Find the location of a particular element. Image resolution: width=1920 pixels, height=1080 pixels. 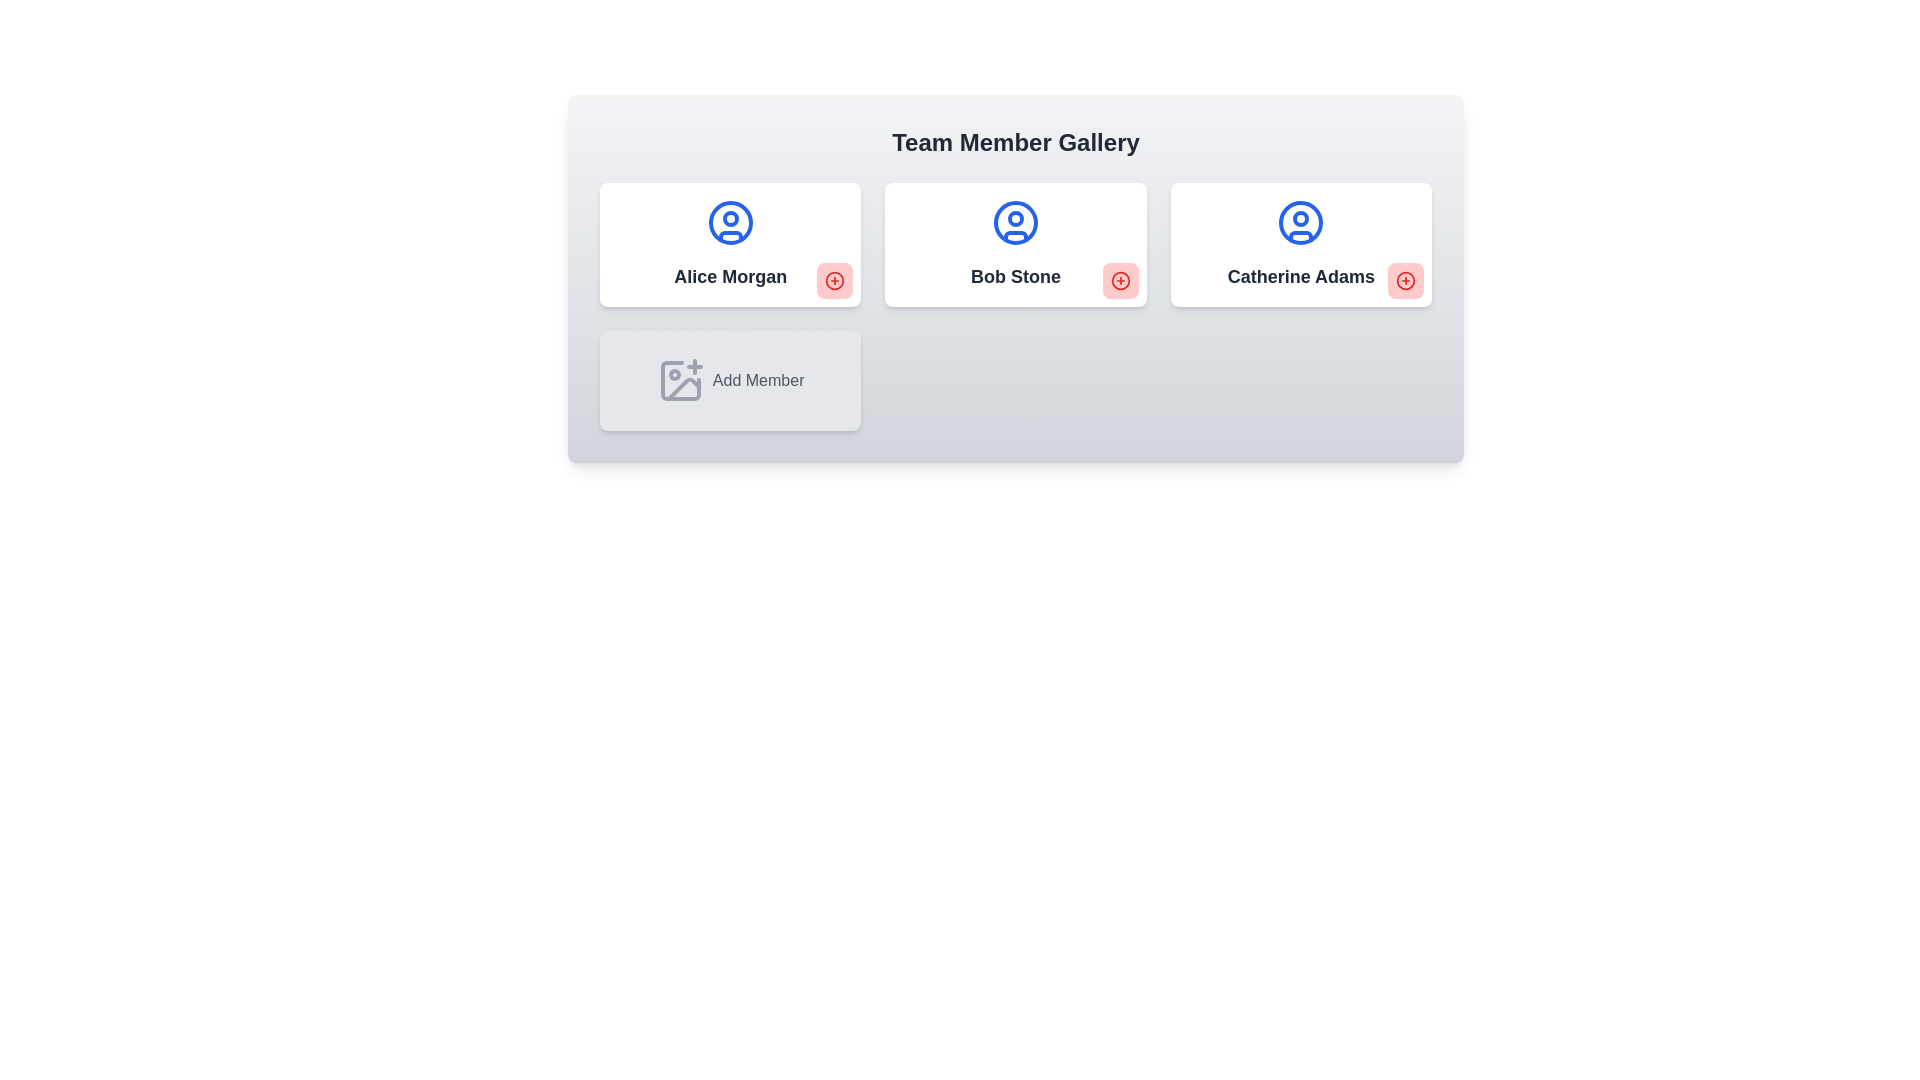

the user icon representing team member Alice Morgan, which is located at the upper part of the card labeled 'Alice Morgan', vertically aligned with the name and horizontally centered is located at coordinates (729, 223).